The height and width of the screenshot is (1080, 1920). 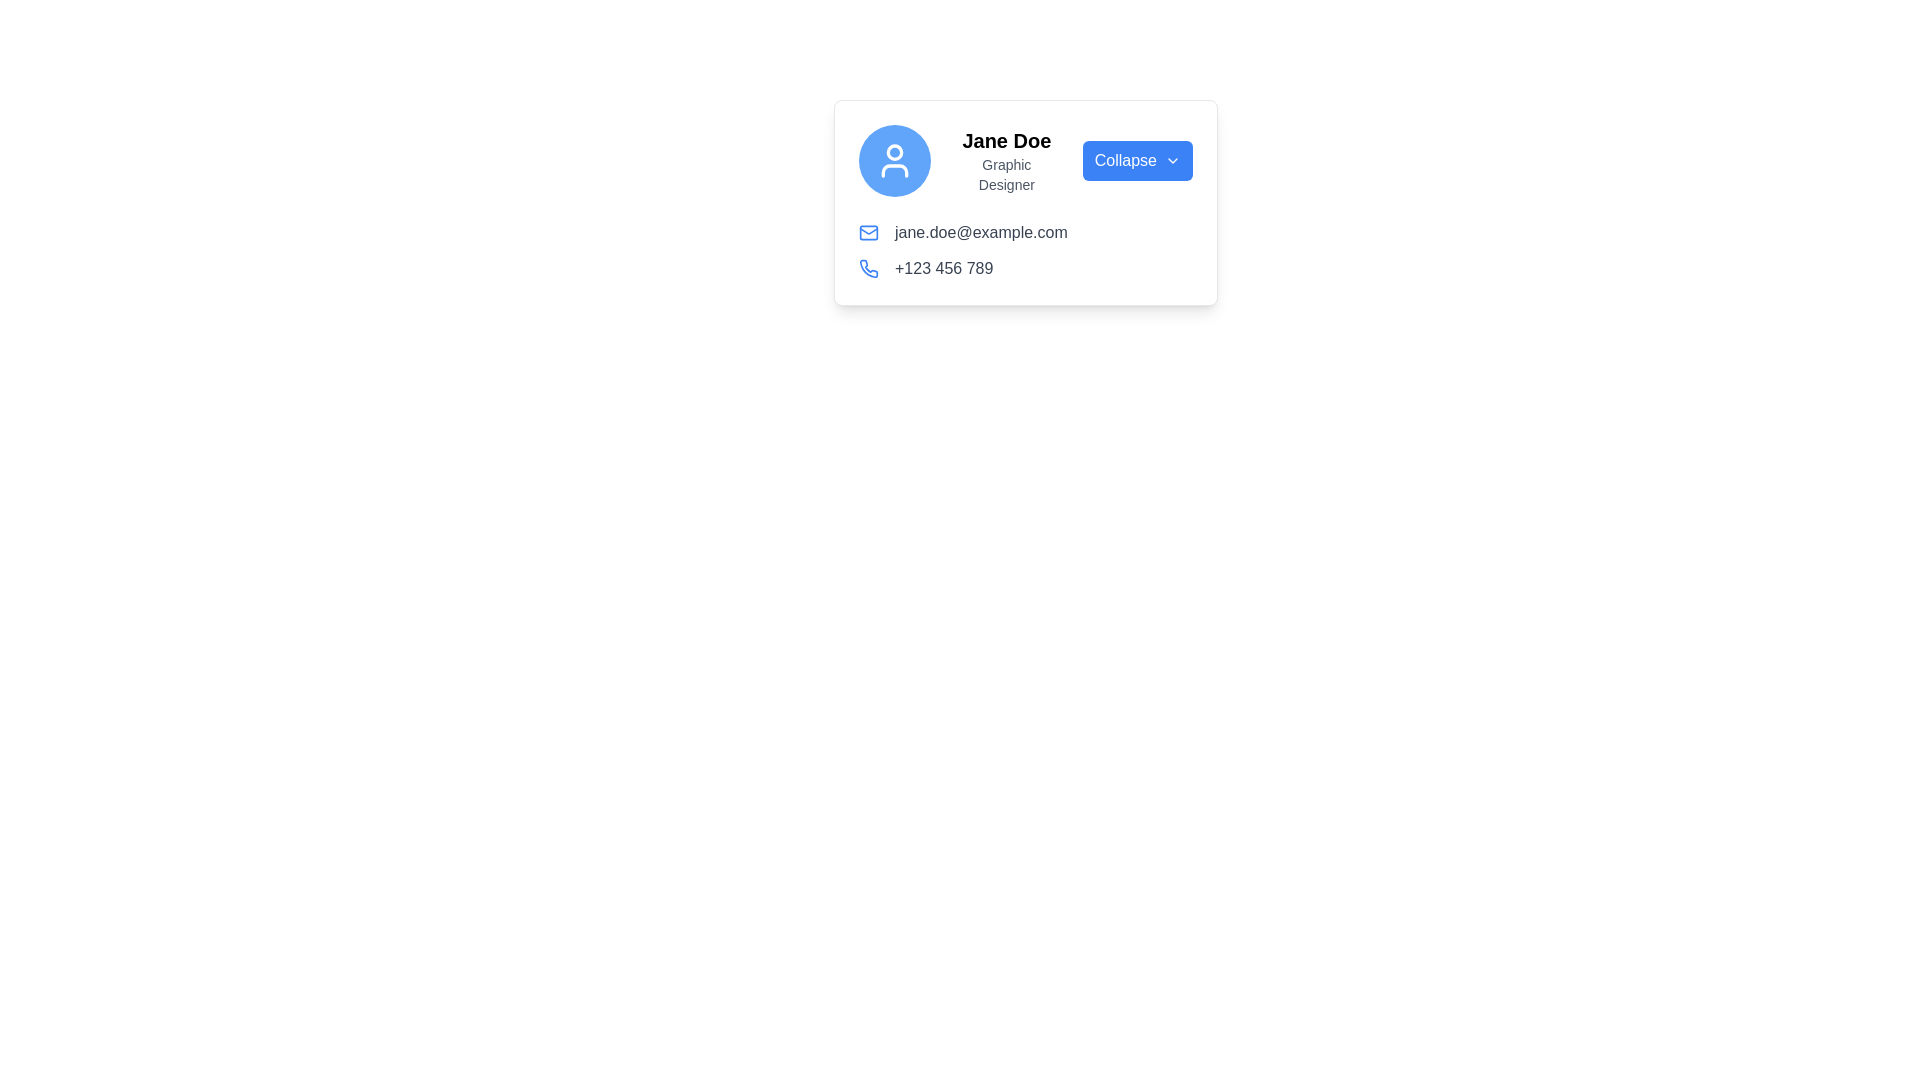 What do you see at coordinates (981, 231) in the screenshot?
I see `the text label displaying 'jane.doe@example.com'` at bounding box center [981, 231].